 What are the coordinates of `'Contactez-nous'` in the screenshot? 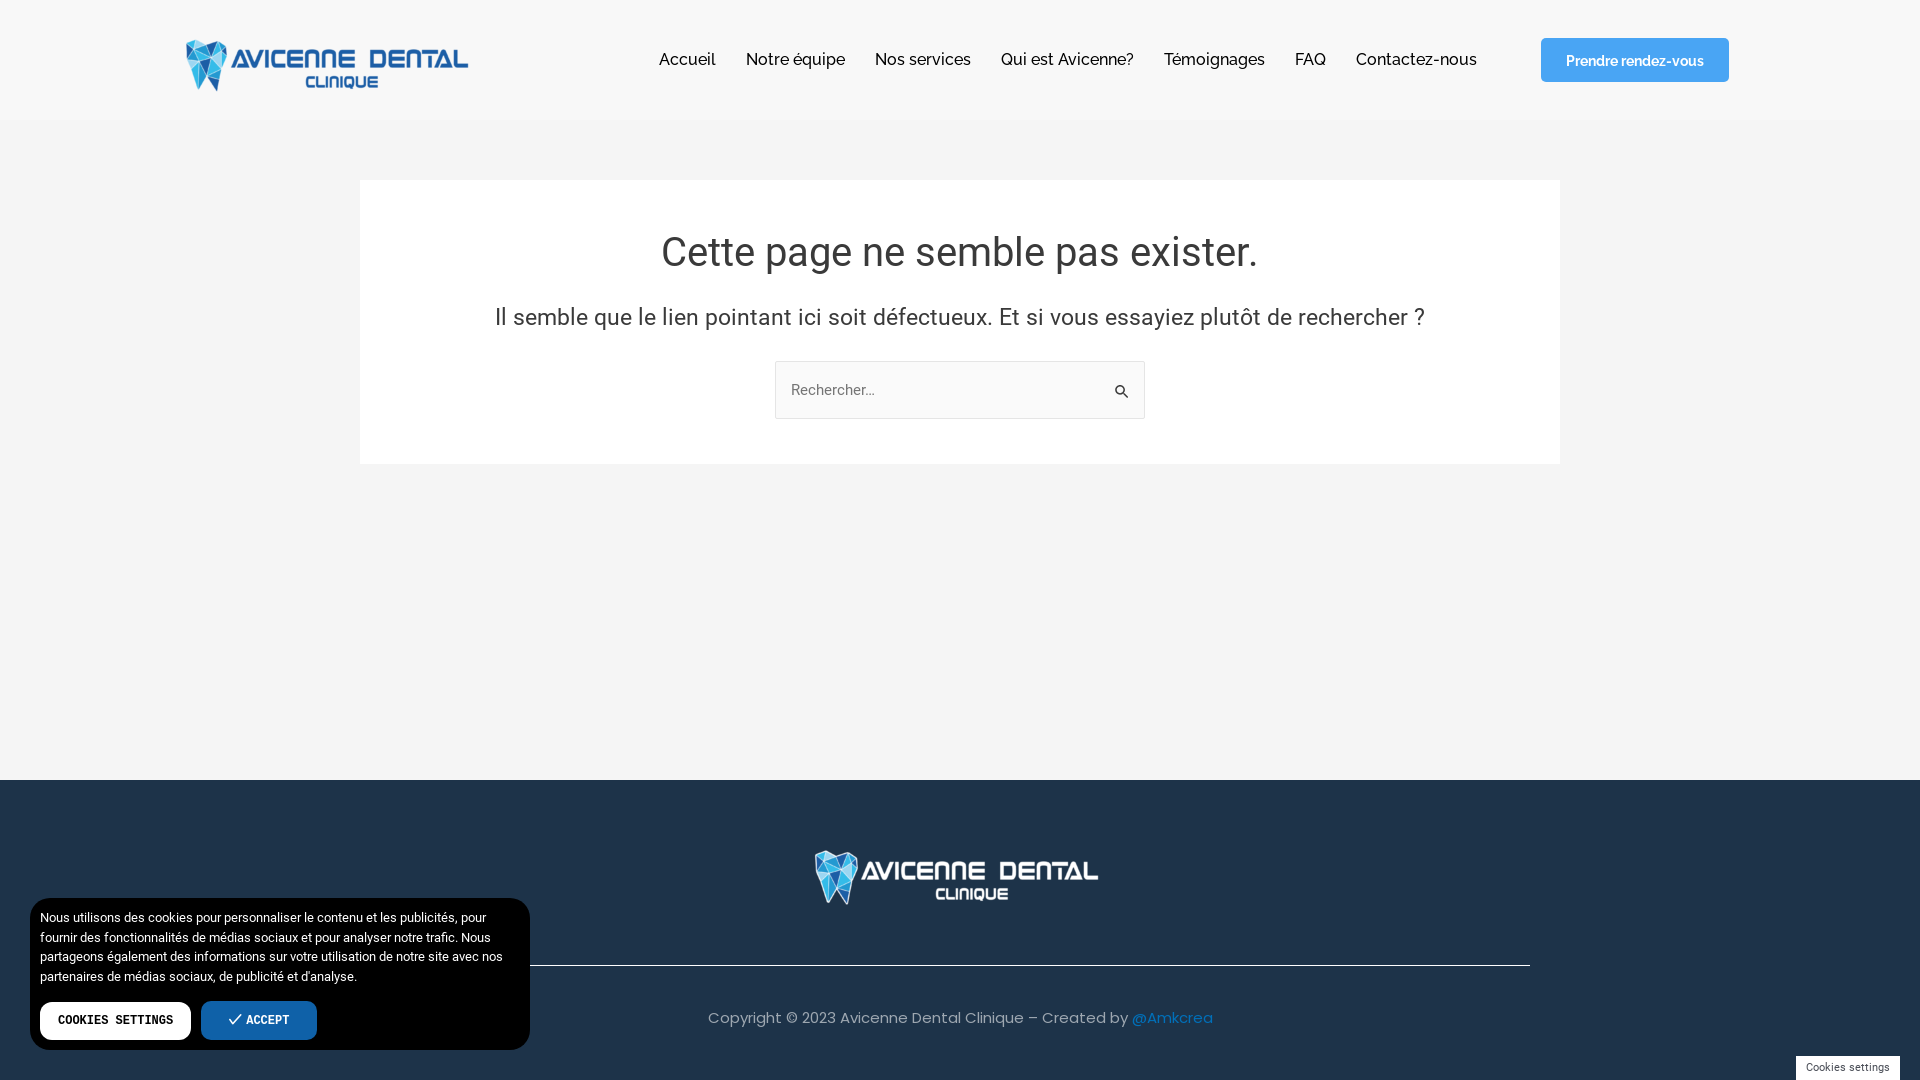 It's located at (1415, 59).